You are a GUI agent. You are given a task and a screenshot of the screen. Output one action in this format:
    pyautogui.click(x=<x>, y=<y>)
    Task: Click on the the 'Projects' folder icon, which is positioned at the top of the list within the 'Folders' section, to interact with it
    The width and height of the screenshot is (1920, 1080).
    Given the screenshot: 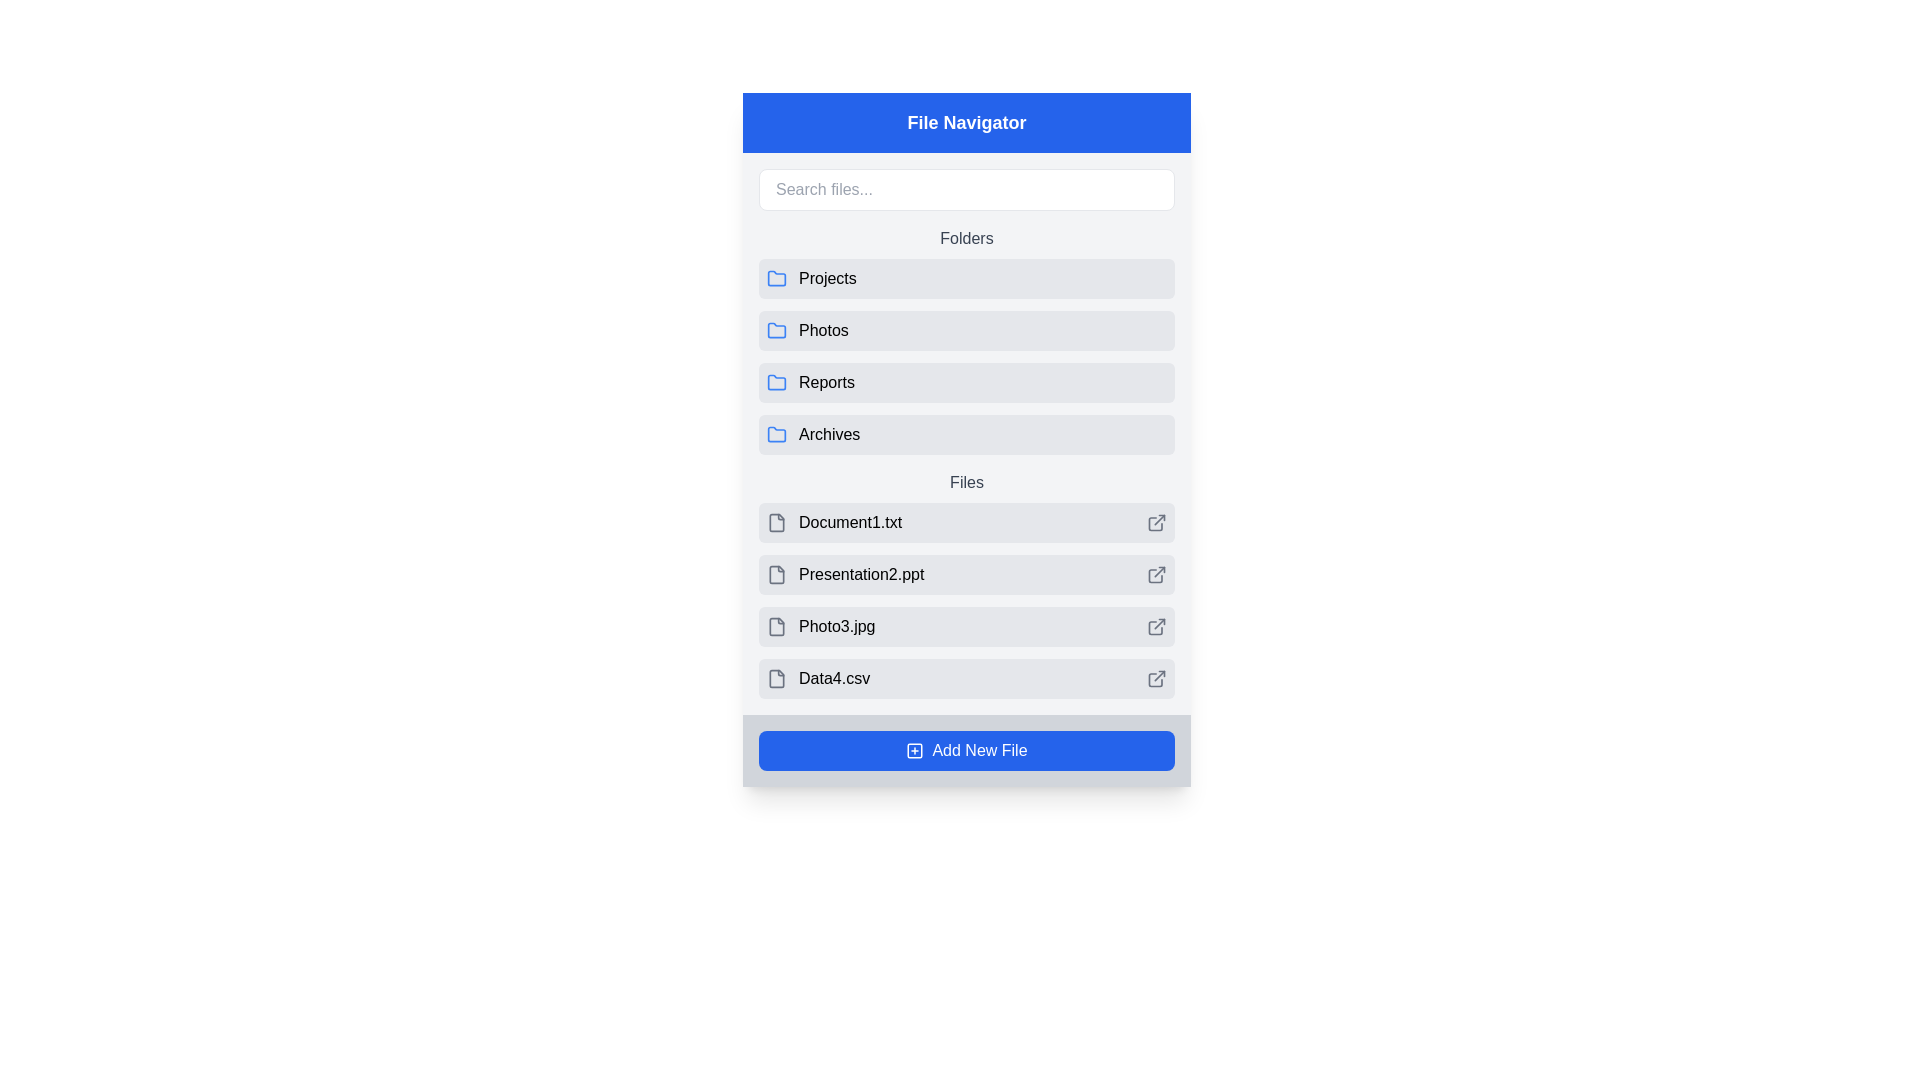 What is the action you would take?
    pyautogui.click(x=776, y=278)
    